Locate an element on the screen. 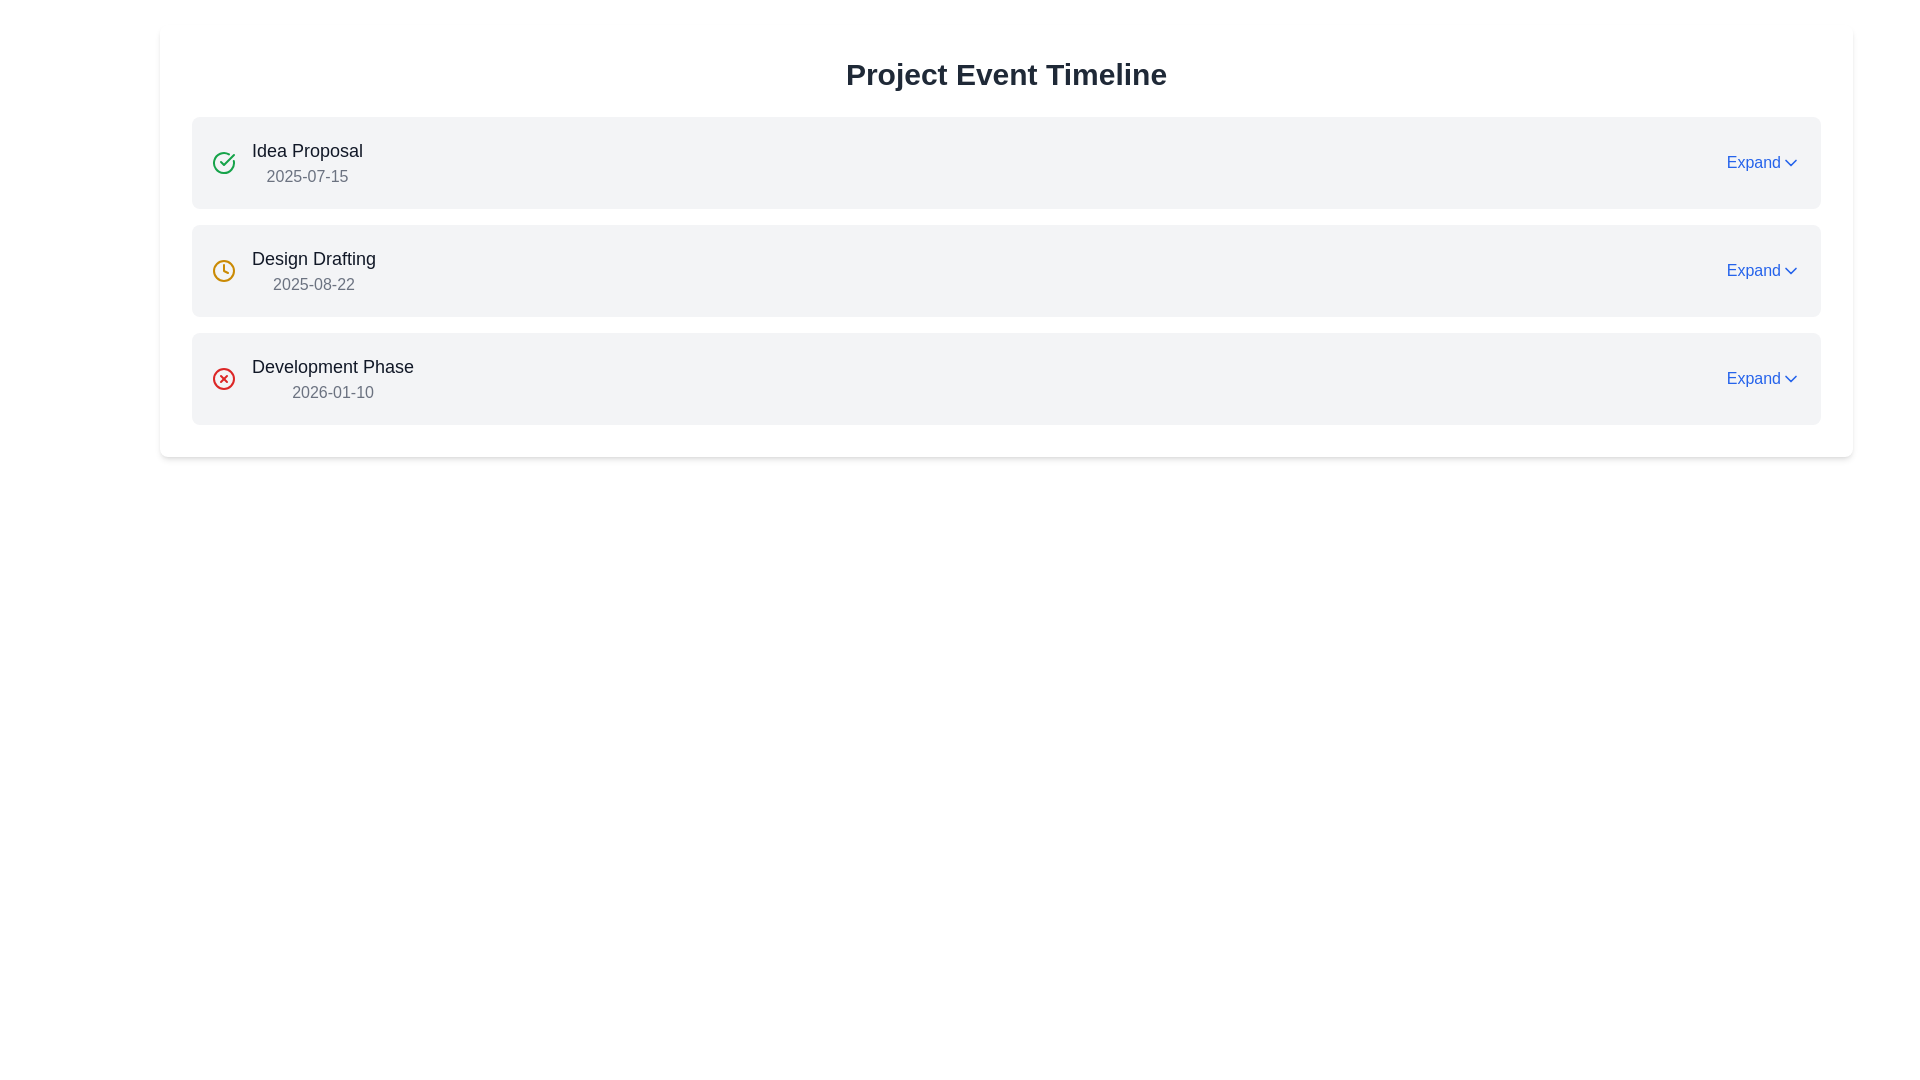  the Info Card in the second row of the 'Project Event Timeline' list, which provides details about a specific event including its title and scheduled date is located at coordinates (292, 270).